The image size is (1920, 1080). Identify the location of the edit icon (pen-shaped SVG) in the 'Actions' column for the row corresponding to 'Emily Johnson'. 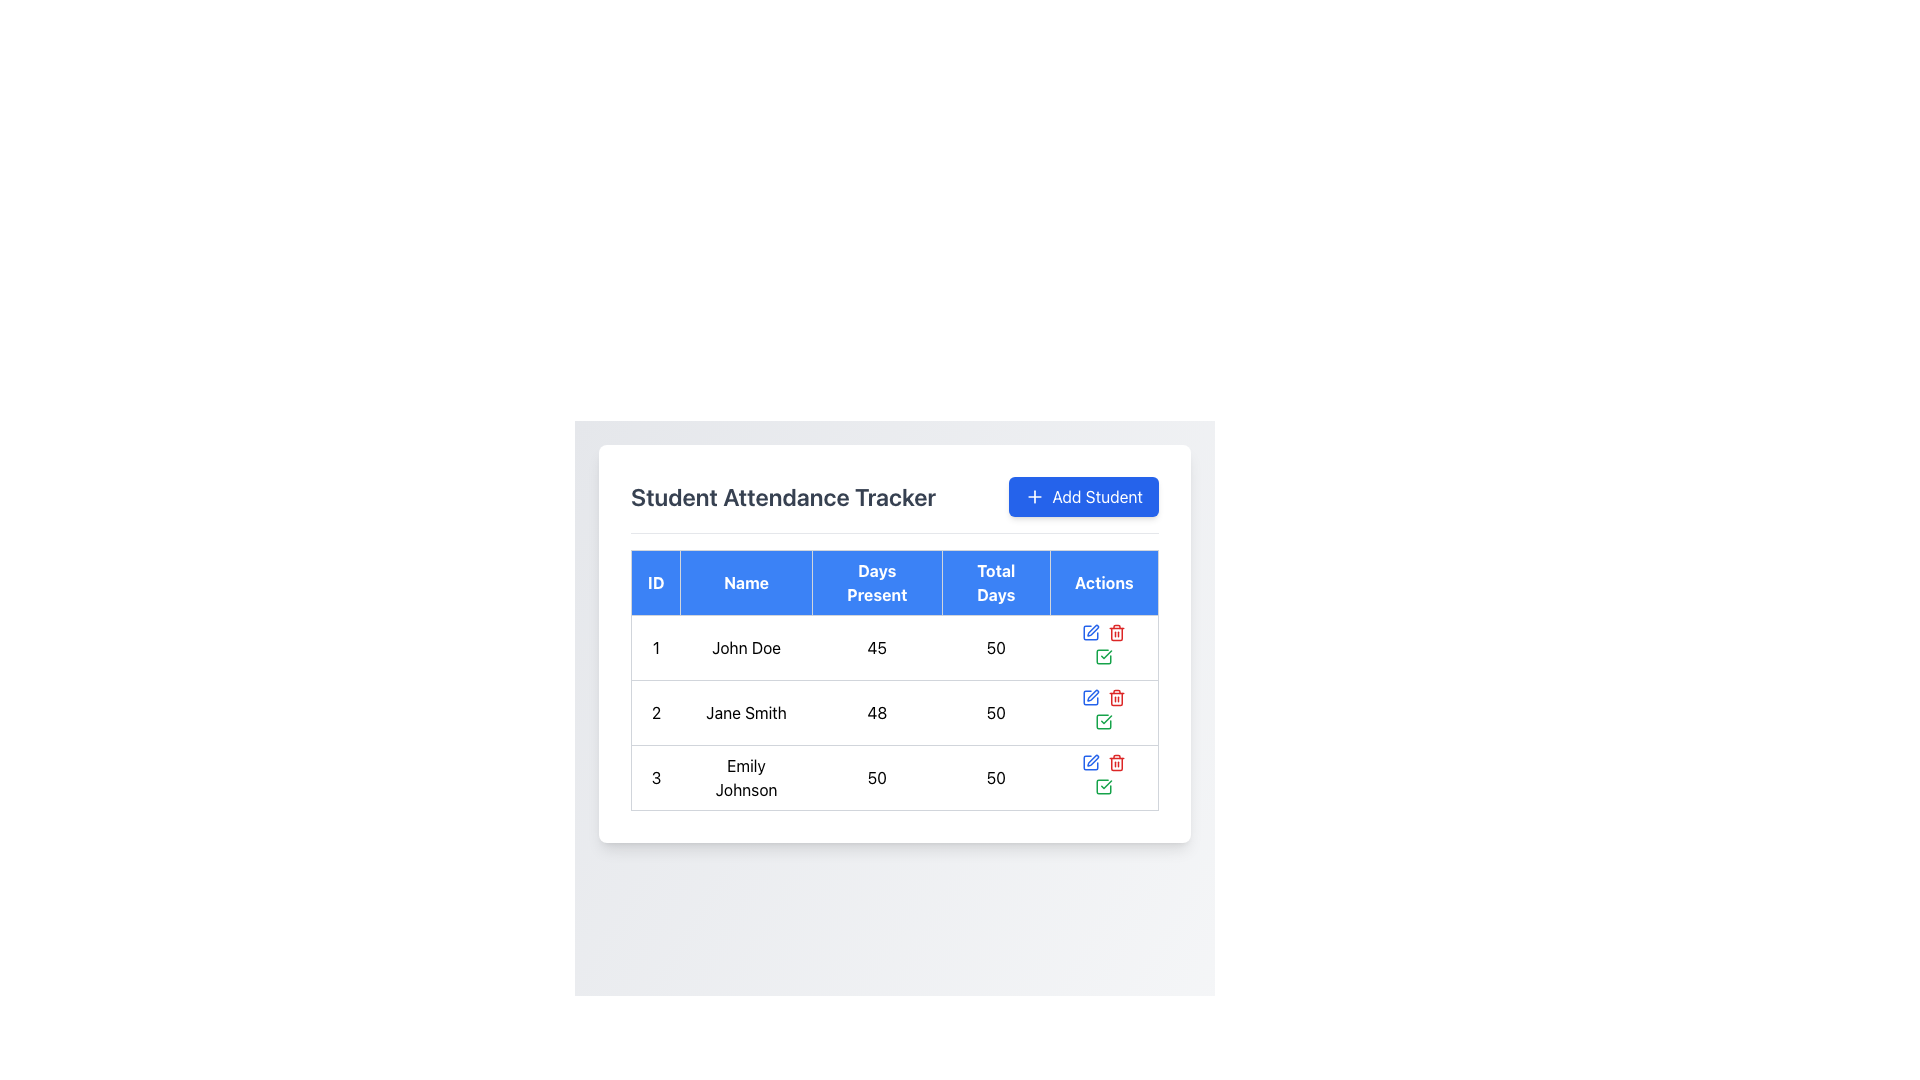
(1090, 763).